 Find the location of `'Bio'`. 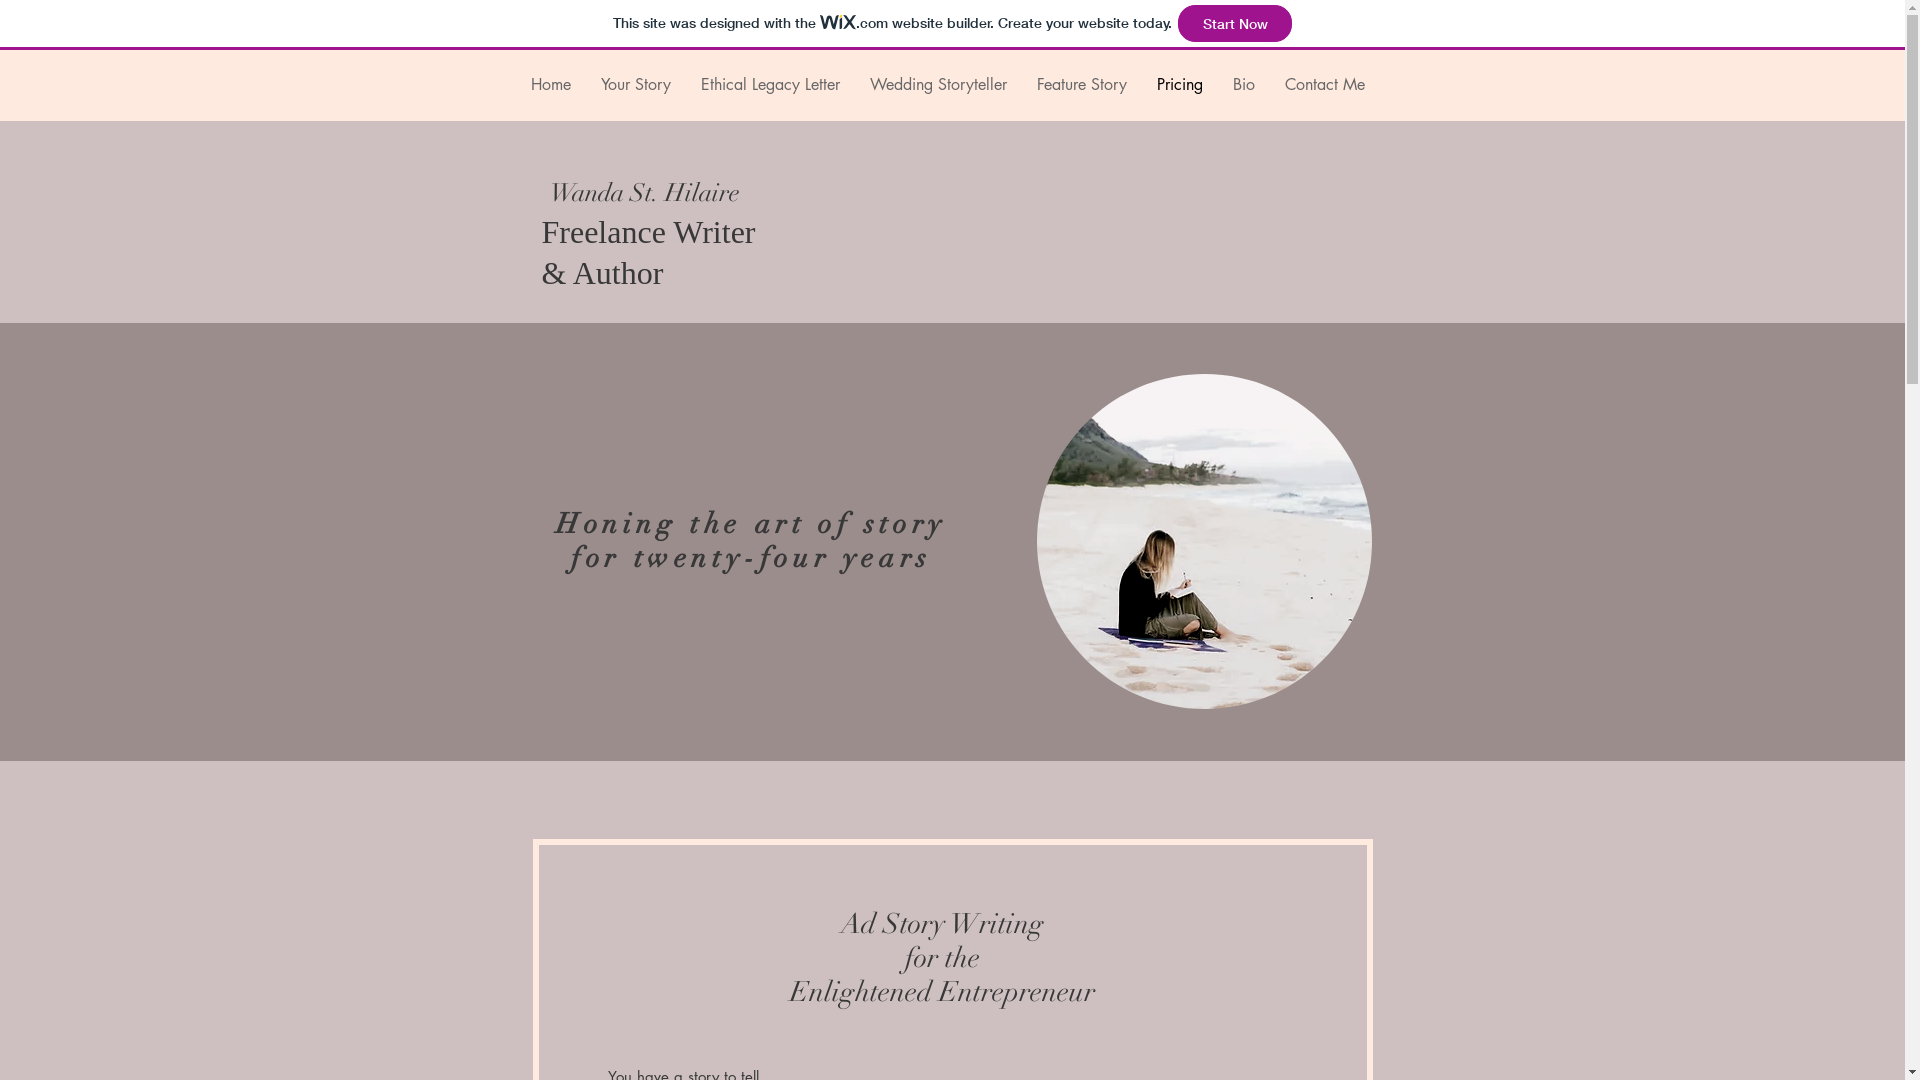

'Bio' is located at coordinates (1217, 83).